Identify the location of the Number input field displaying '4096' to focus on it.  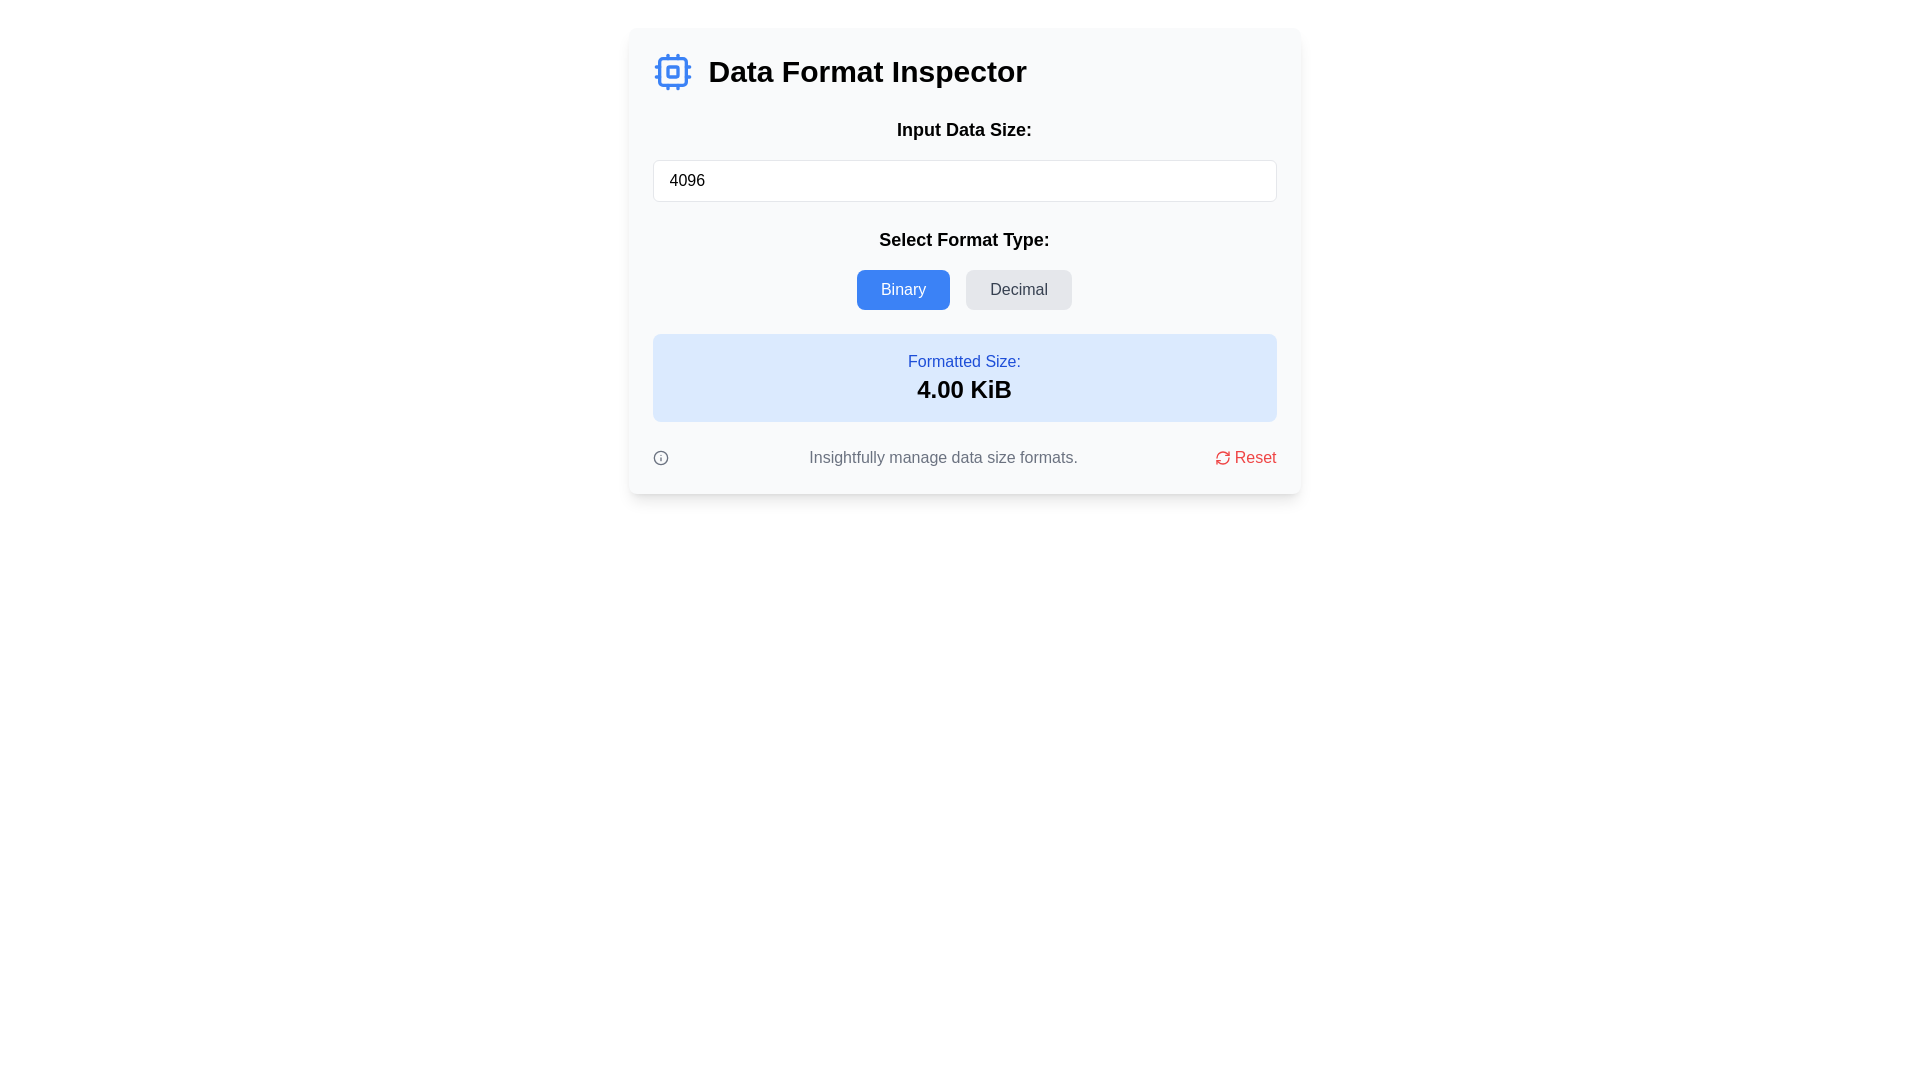
(964, 181).